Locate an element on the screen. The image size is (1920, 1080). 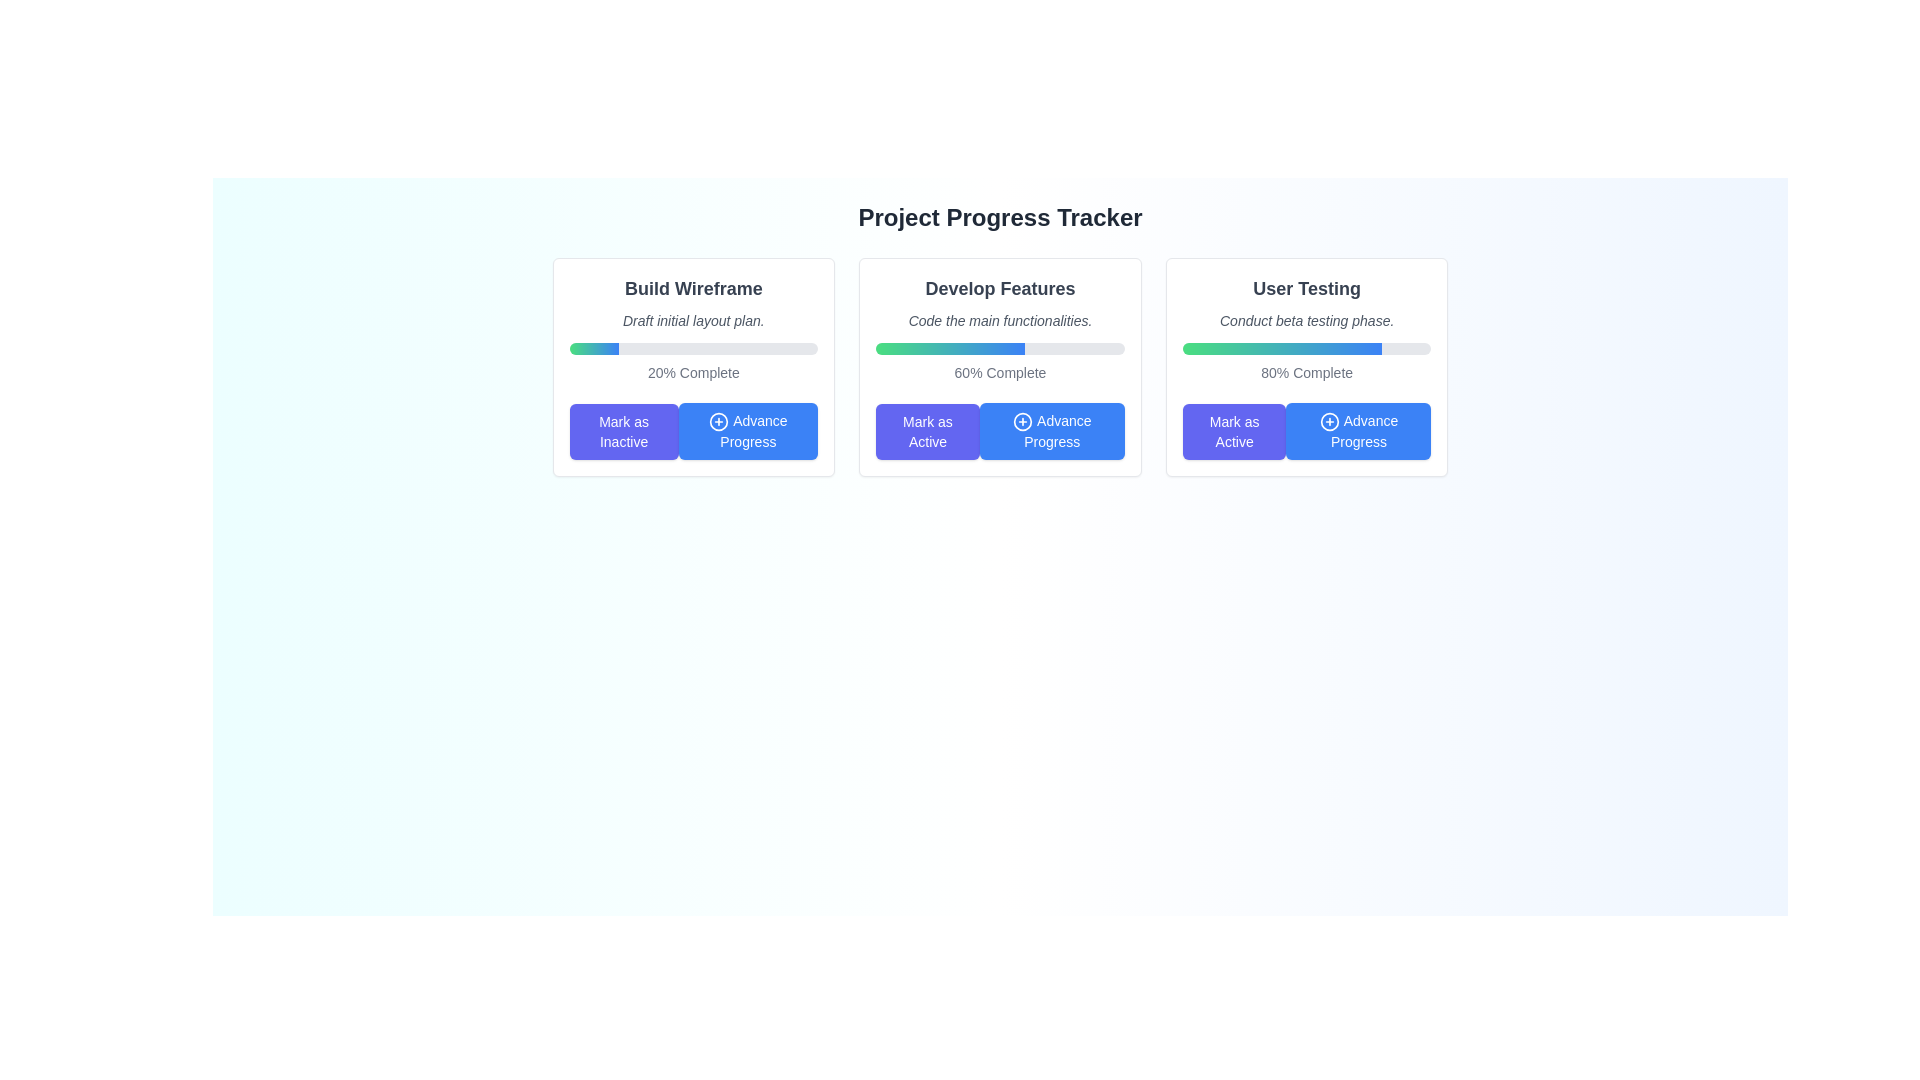
the second button in the 'User Testing' section, which is located to the right of the 'Mark as Active' button, to advance progress is located at coordinates (1358, 430).